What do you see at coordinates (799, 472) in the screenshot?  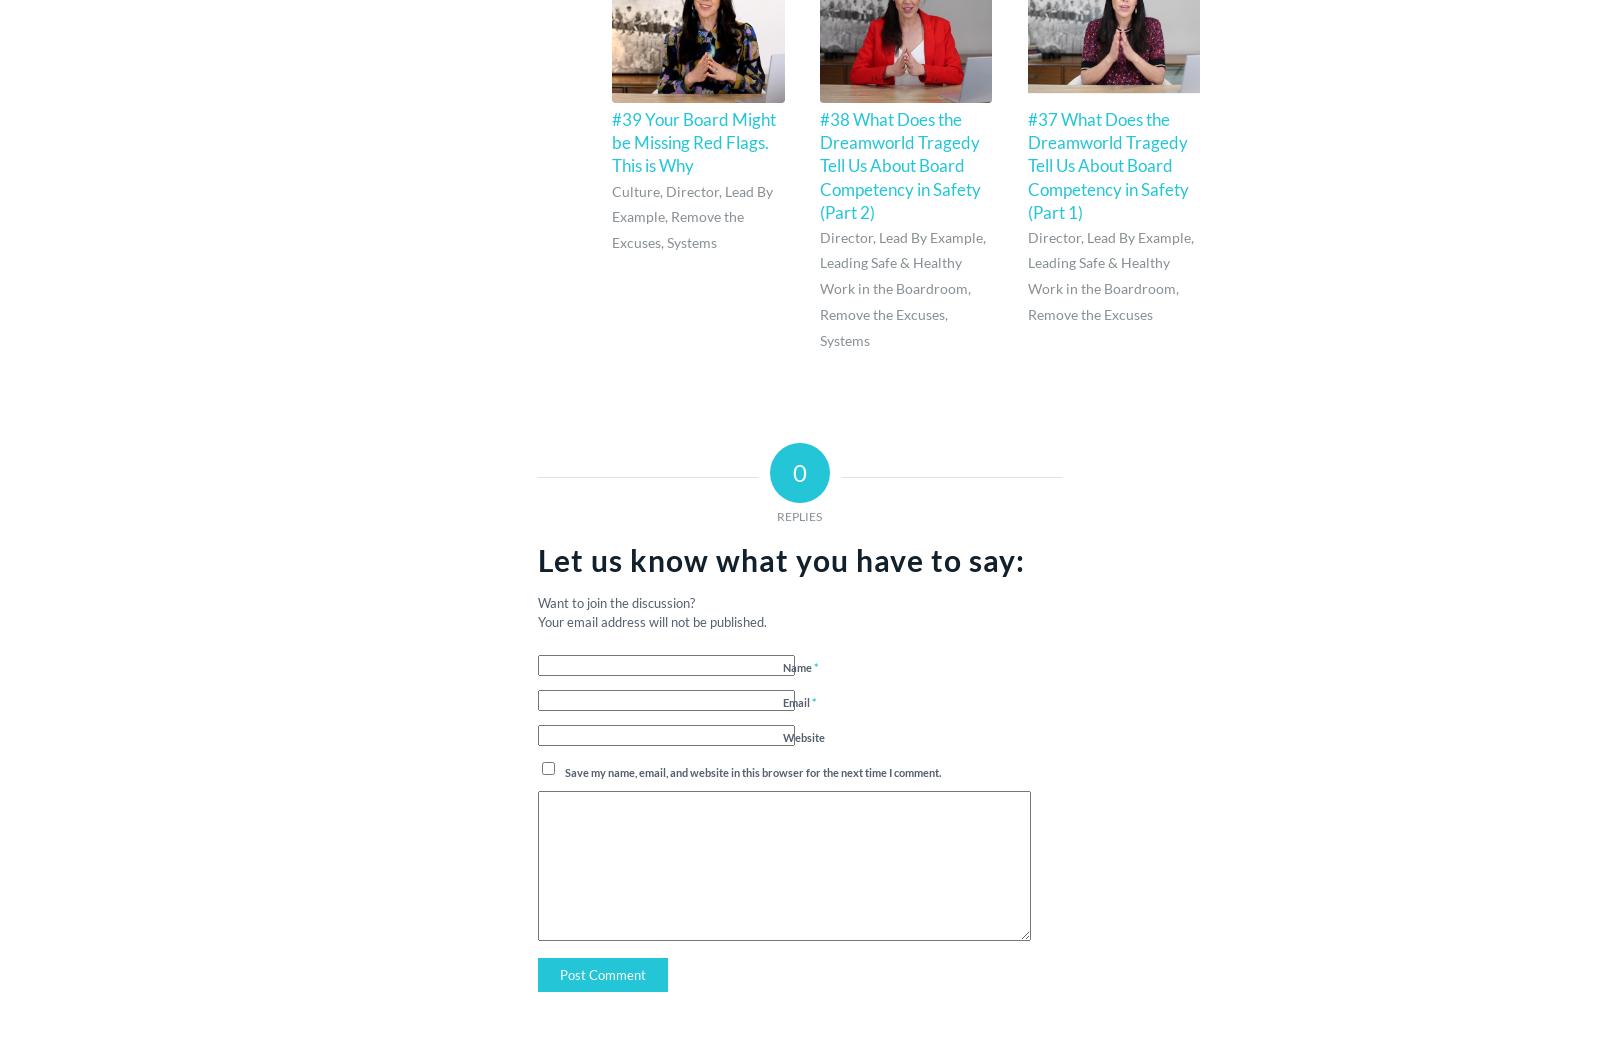 I see `'0'` at bounding box center [799, 472].